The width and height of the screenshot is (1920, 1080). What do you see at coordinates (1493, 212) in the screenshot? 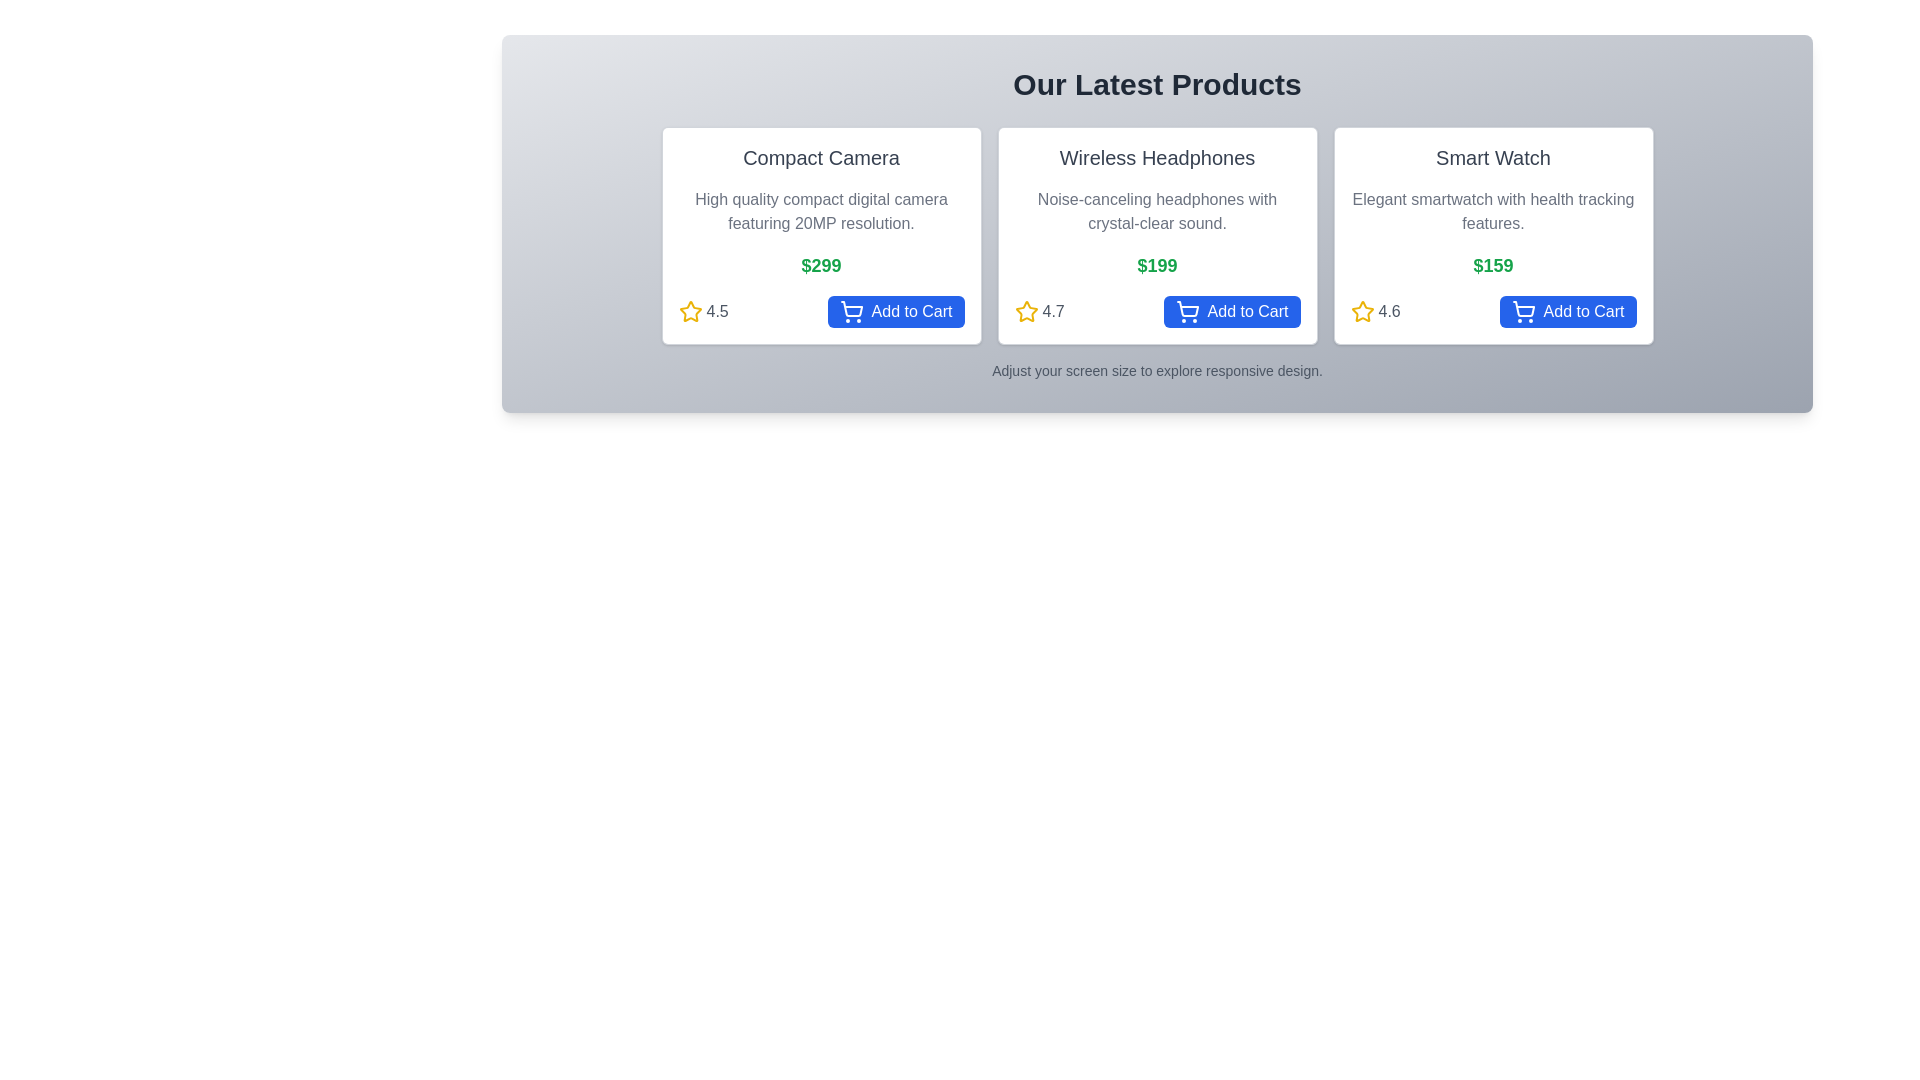
I see `the text block displaying 'Elegant smartwatch with health tracking features.' which is styled in gray font and positioned beneath the title 'Smart Watch.'` at bounding box center [1493, 212].